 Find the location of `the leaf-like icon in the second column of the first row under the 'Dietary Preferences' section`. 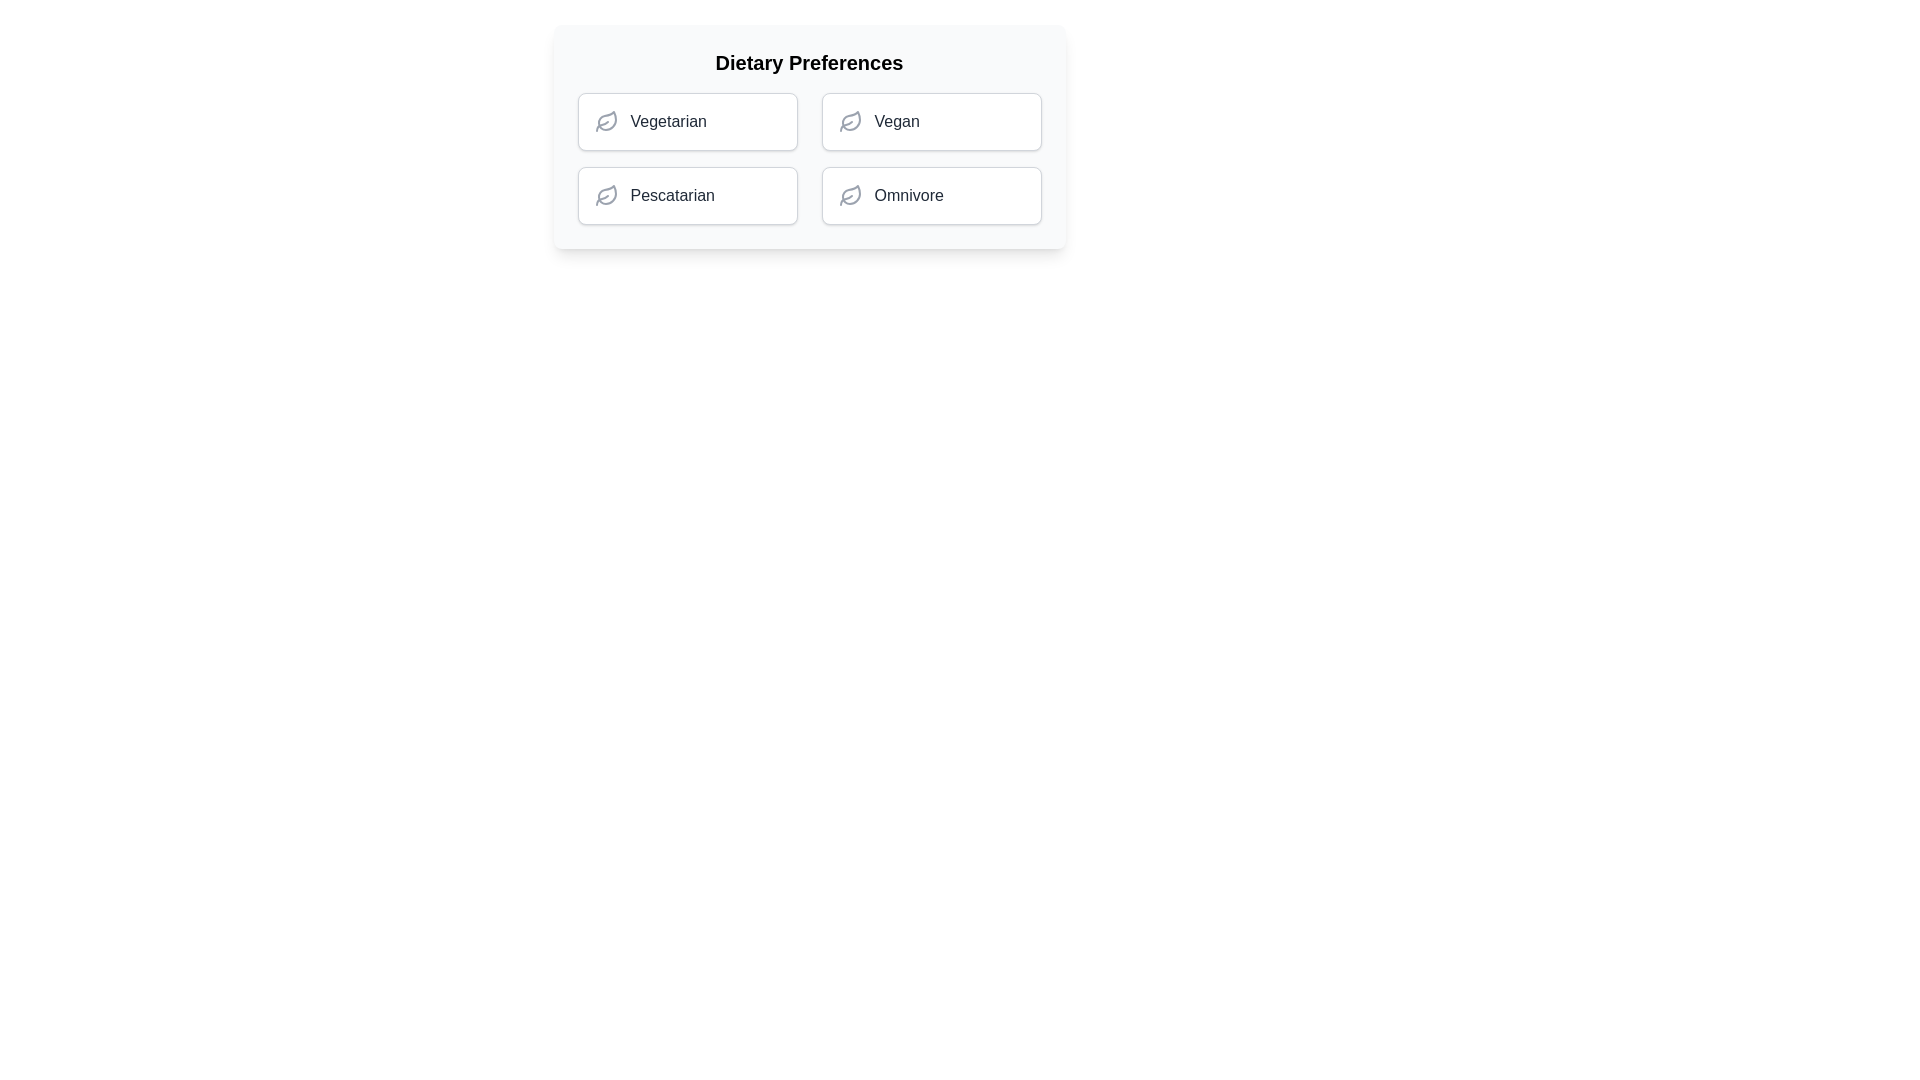

the leaf-like icon in the second column of the first row under the 'Dietary Preferences' section is located at coordinates (605, 195).